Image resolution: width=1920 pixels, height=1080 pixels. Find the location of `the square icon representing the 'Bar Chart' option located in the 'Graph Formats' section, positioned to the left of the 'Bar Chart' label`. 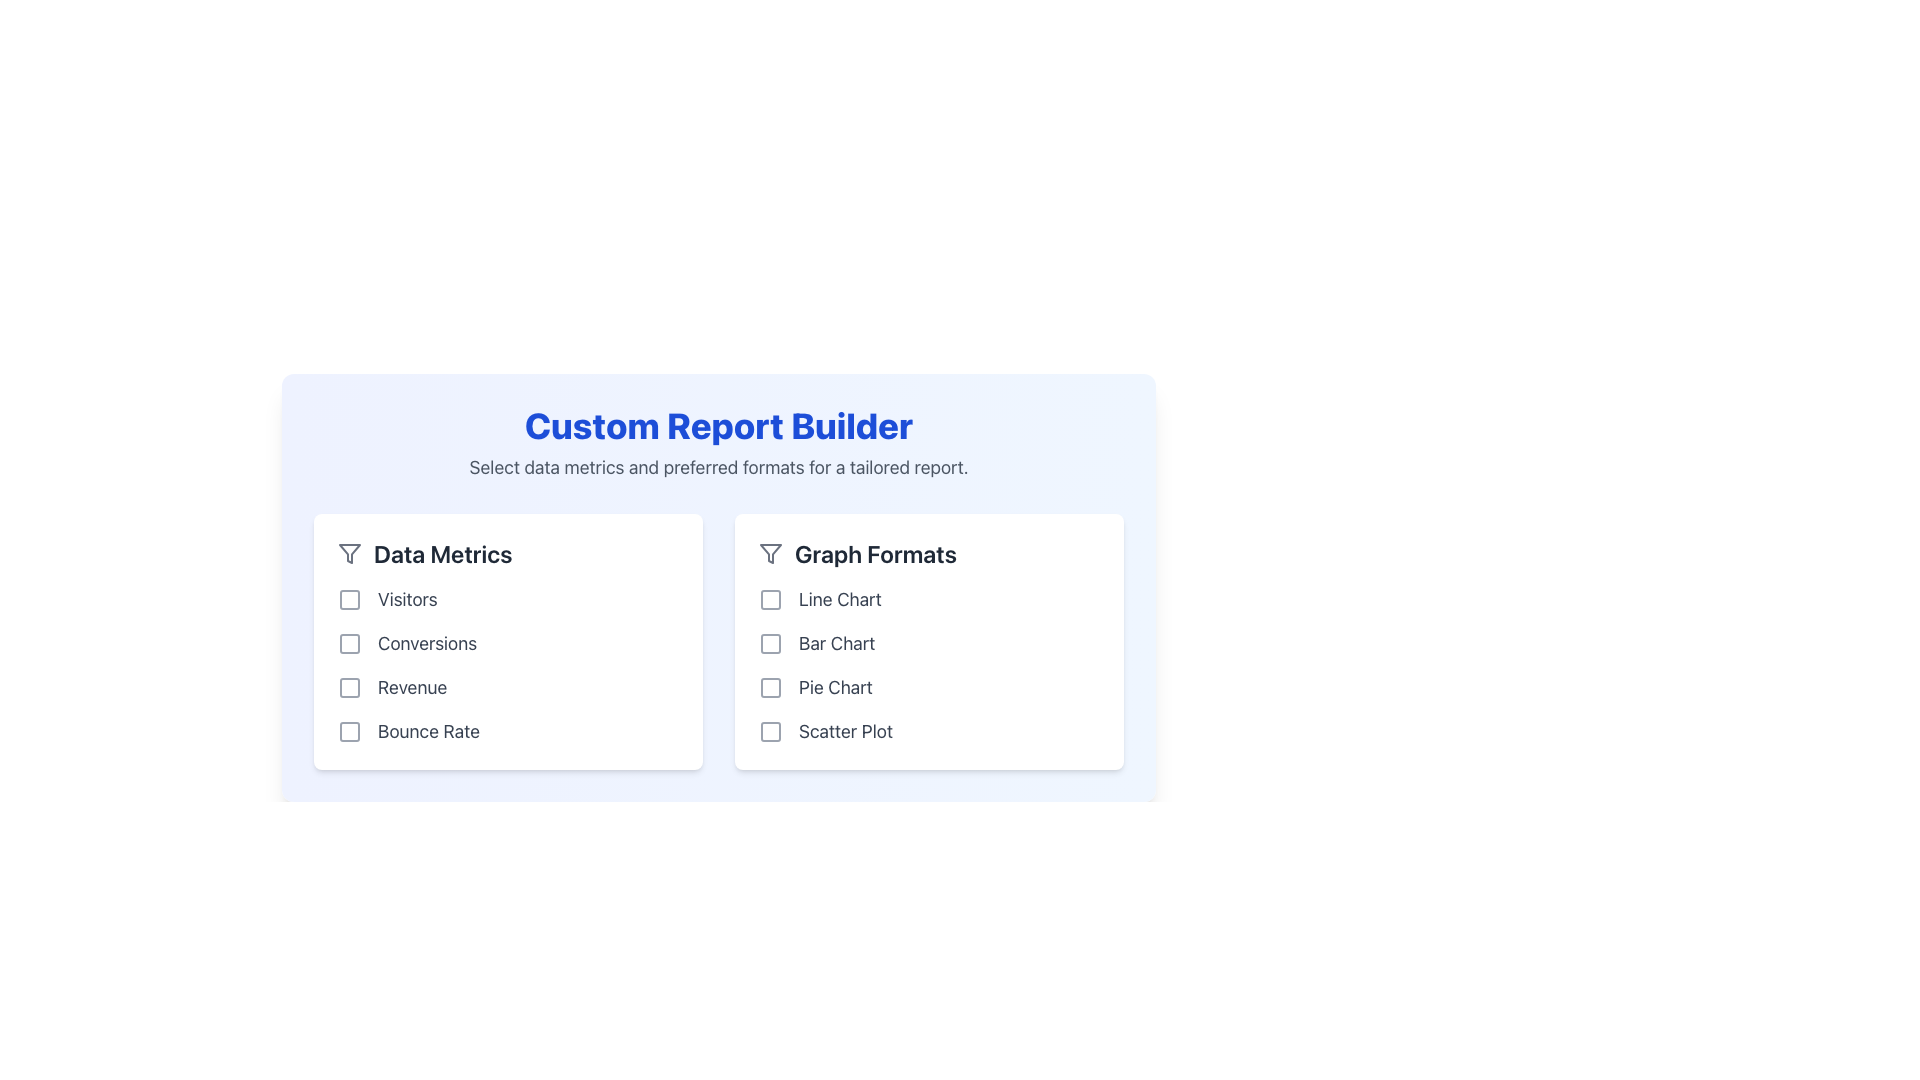

the square icon representing the 'Bar Chart' option located in the 'Graph Formats' section, positioned to the left of the 'Bar Chart' label is located at coordinates (770, 644).